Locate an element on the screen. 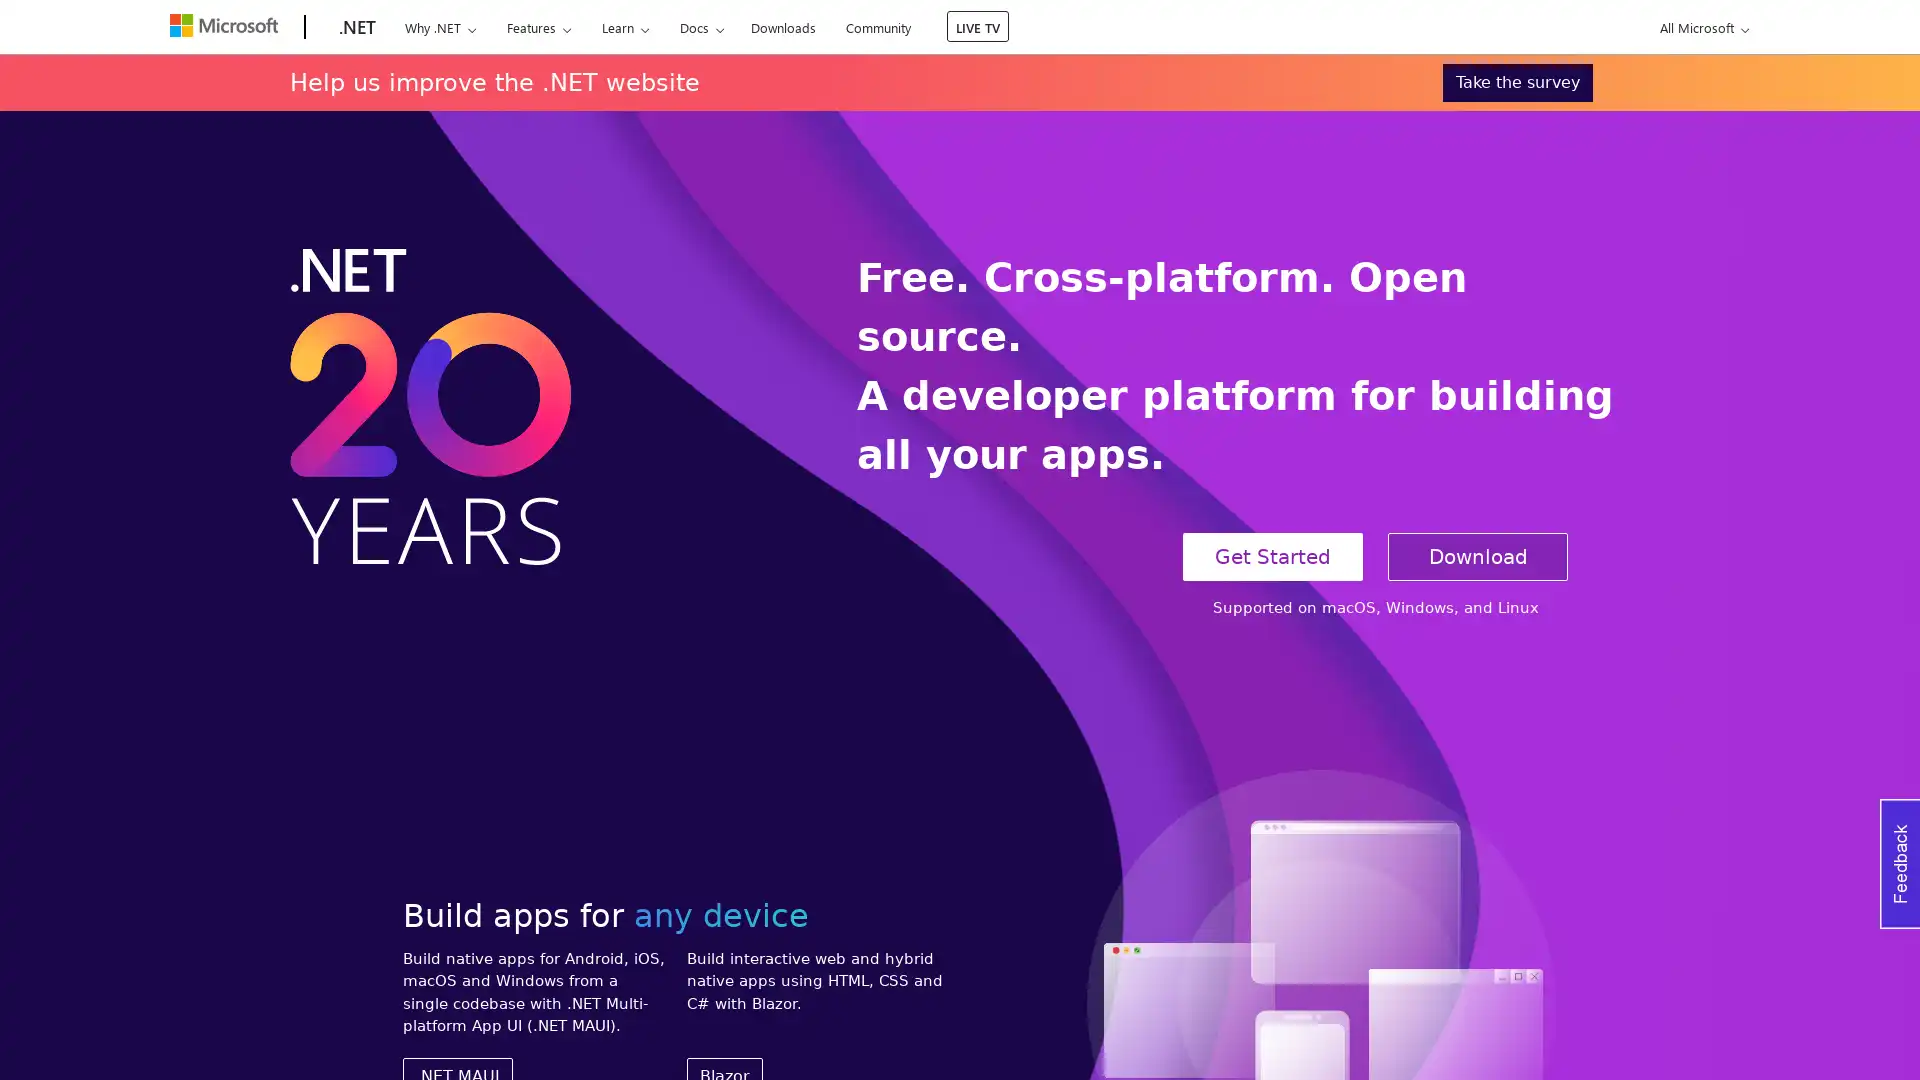  Why .NET is located at coordinates (439, 27).